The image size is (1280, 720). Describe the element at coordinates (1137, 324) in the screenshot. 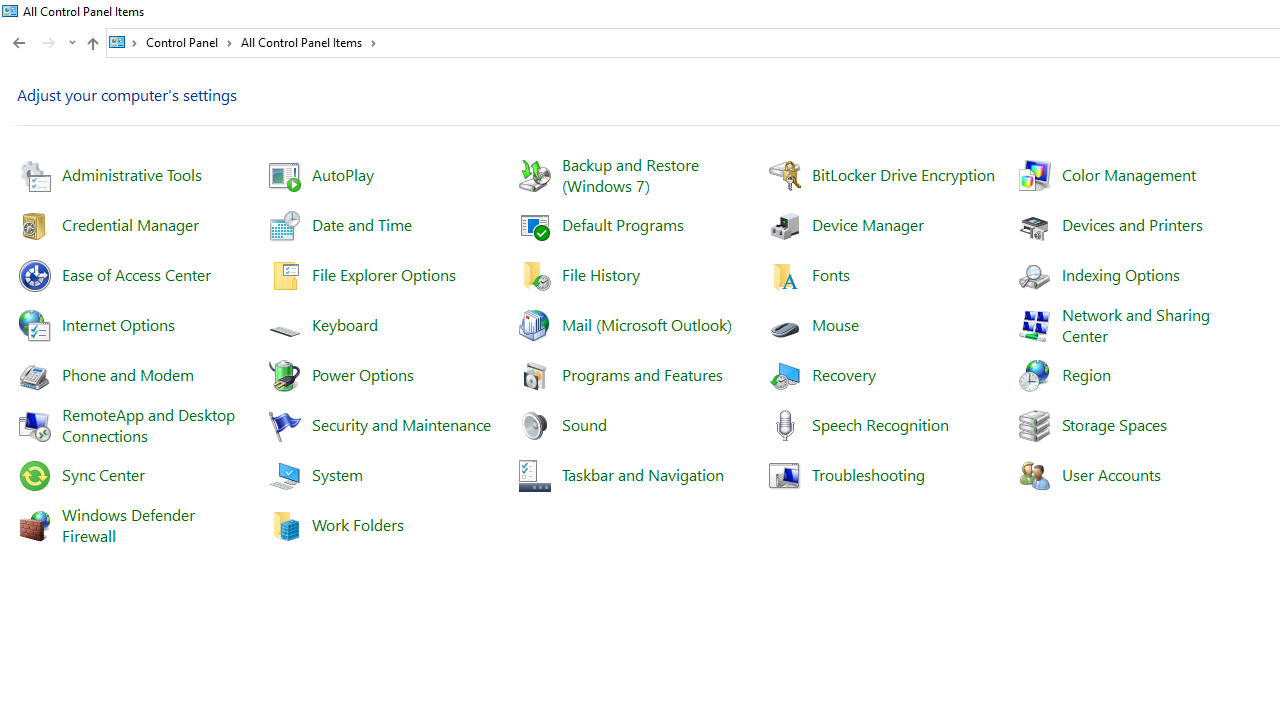

I see `'Network and Sharing Center'` at that location.